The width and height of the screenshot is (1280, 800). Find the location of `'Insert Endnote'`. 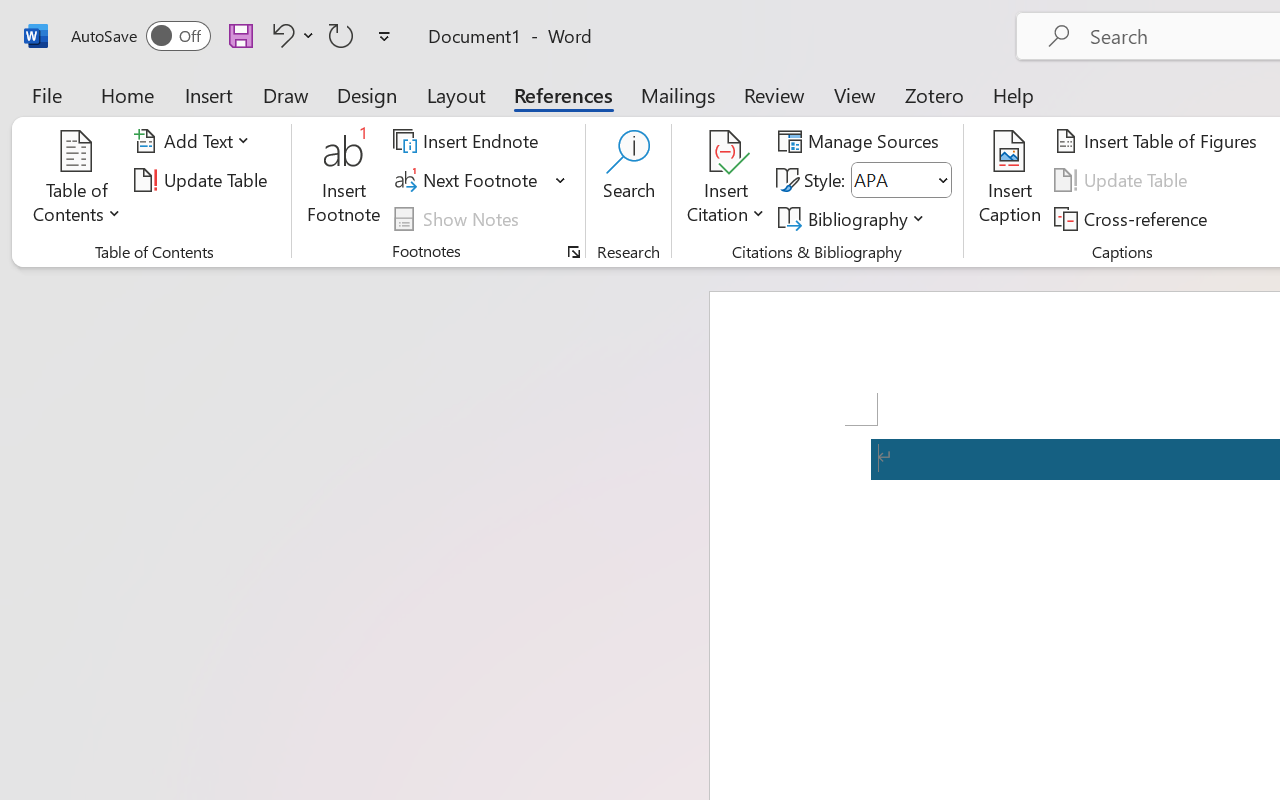

'Insert Endnote' is located at coordinates (467, 141).